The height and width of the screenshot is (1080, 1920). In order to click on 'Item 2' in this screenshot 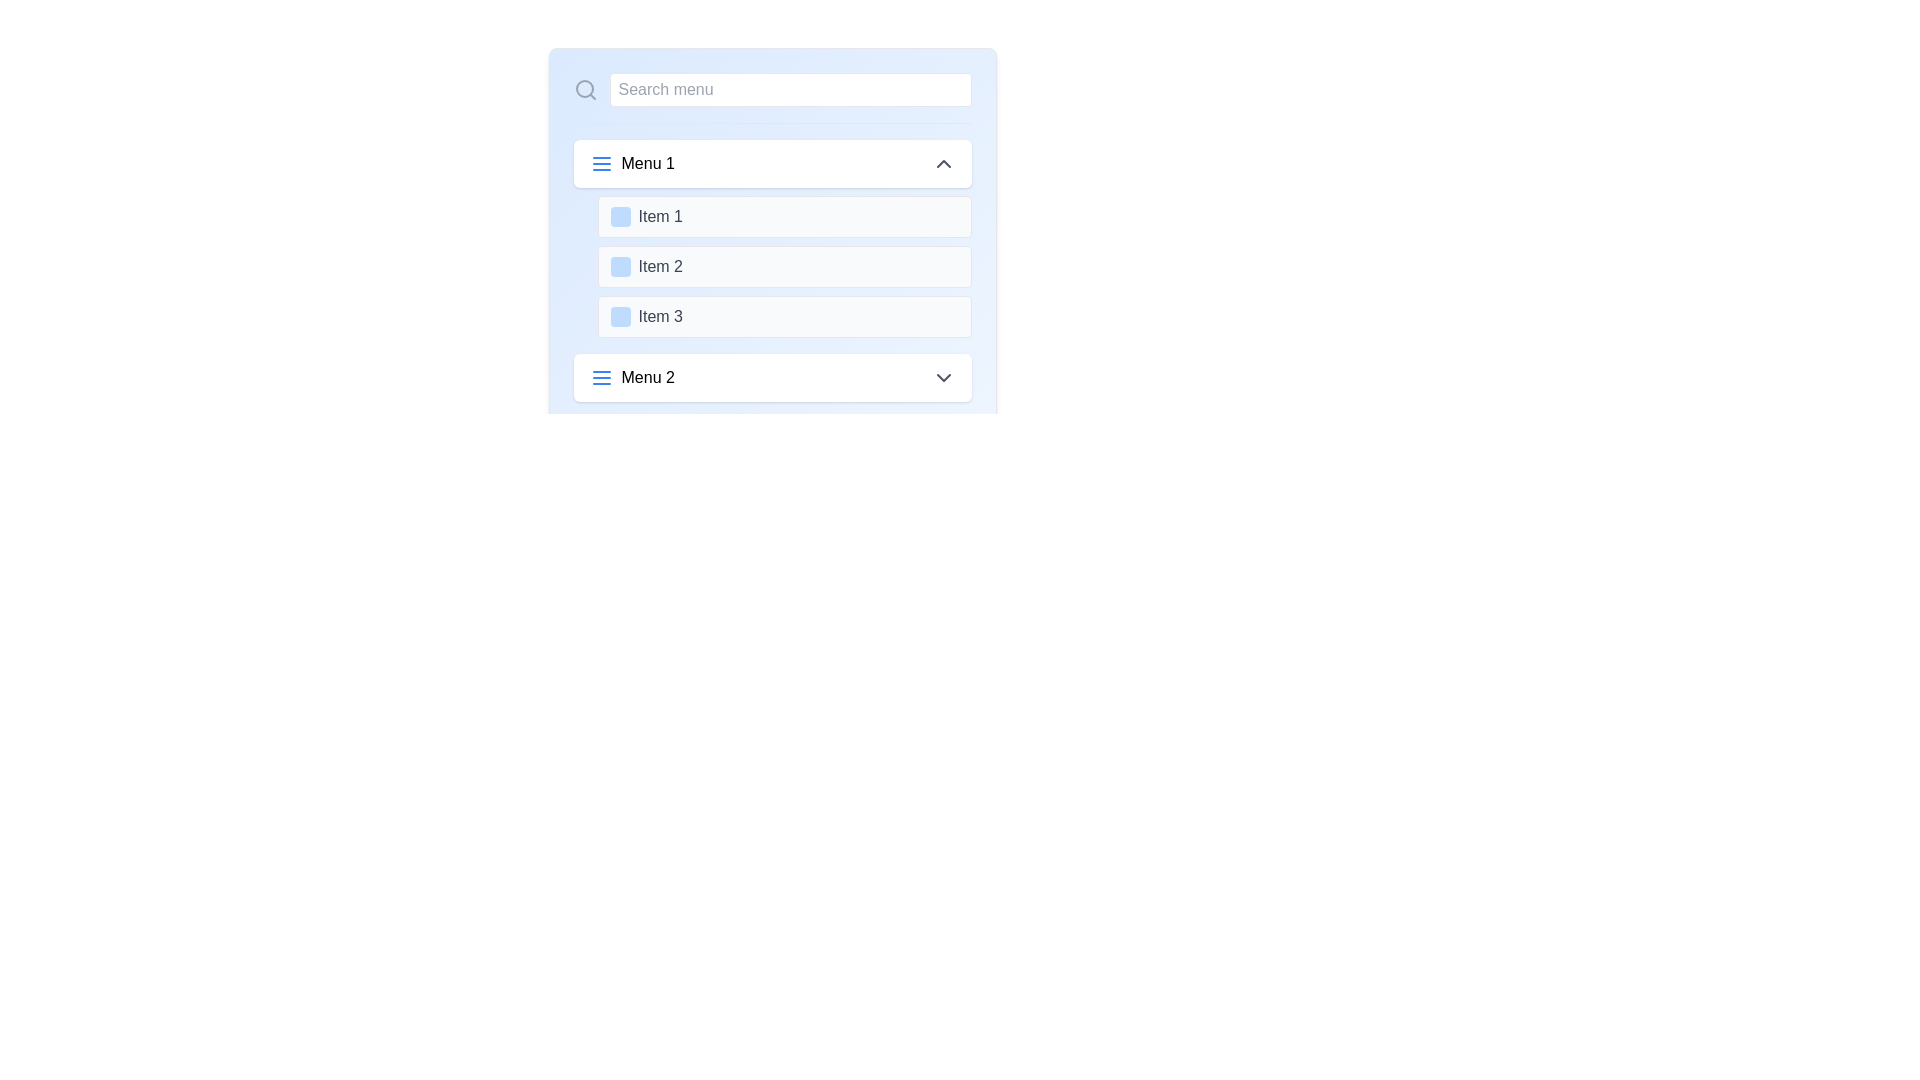, I will do `click(771, 268)`.